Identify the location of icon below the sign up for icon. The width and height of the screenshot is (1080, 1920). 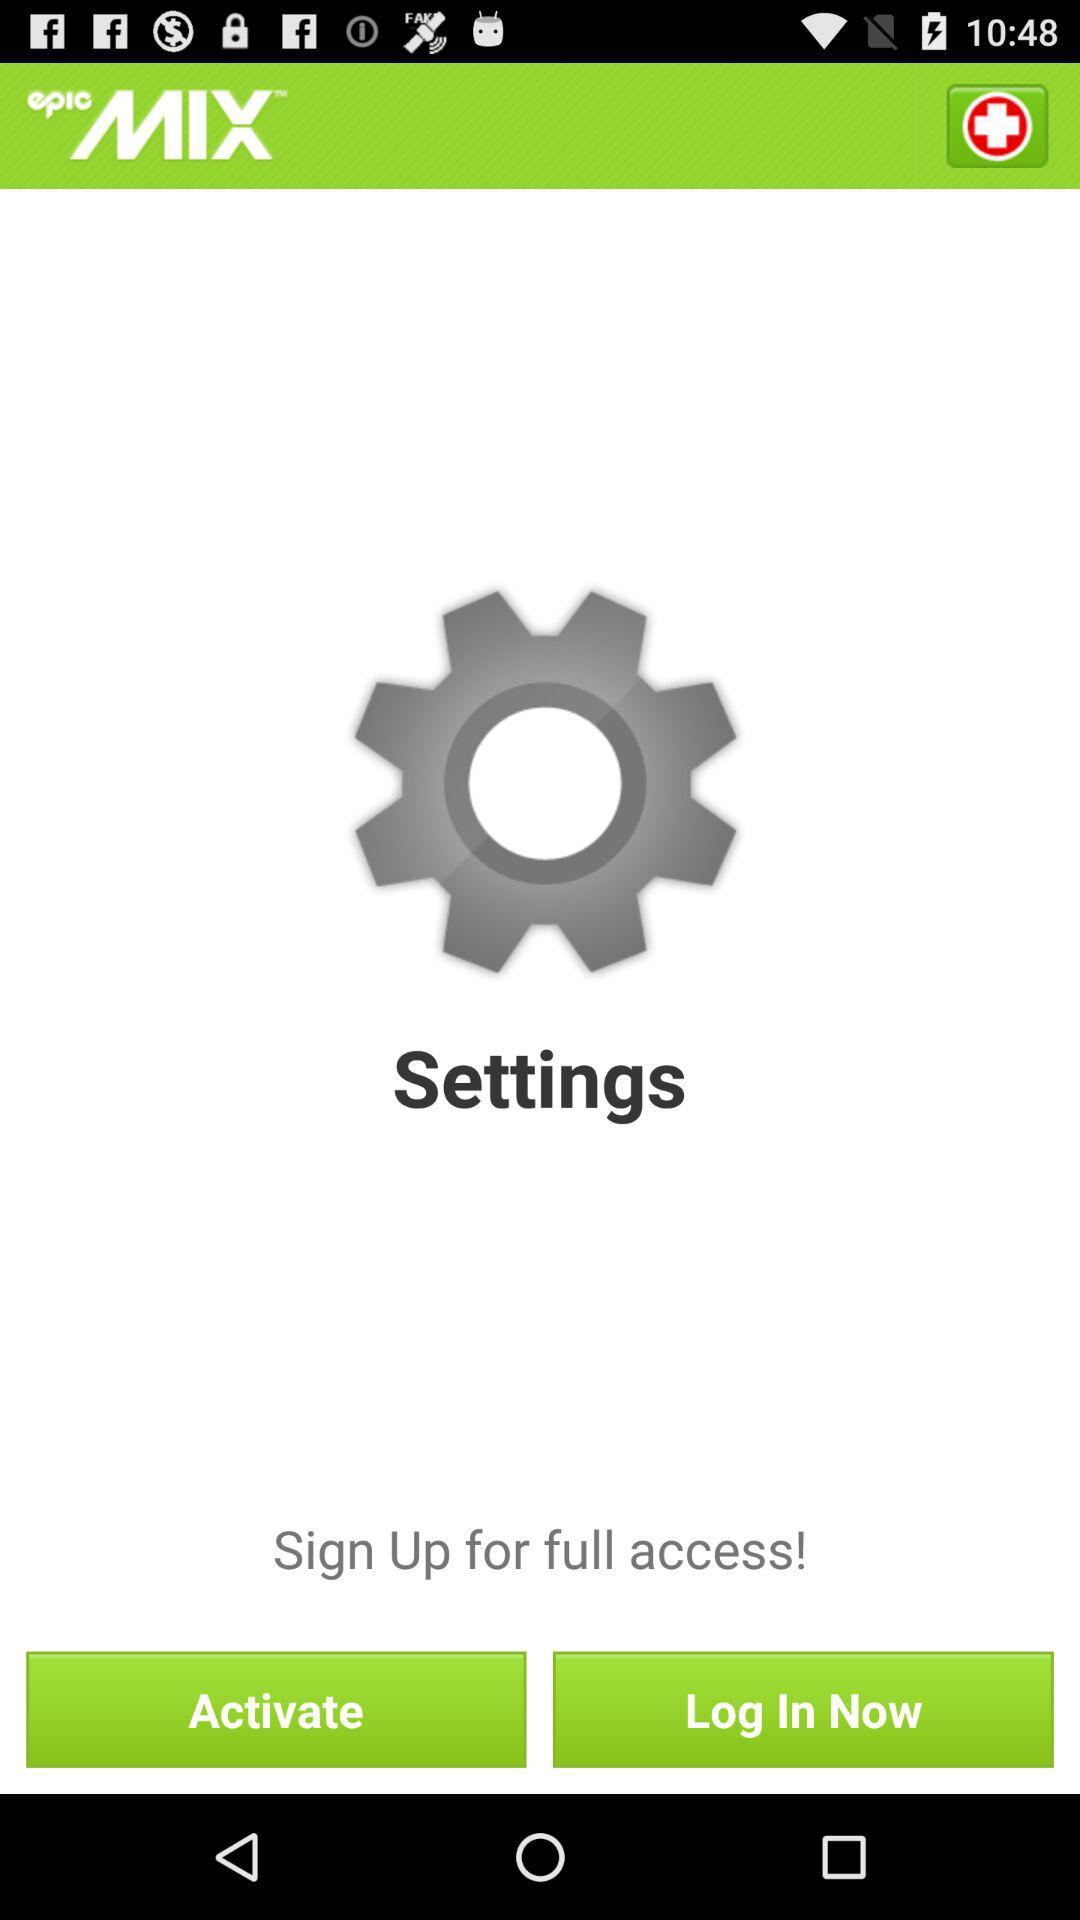
(276, 1708).